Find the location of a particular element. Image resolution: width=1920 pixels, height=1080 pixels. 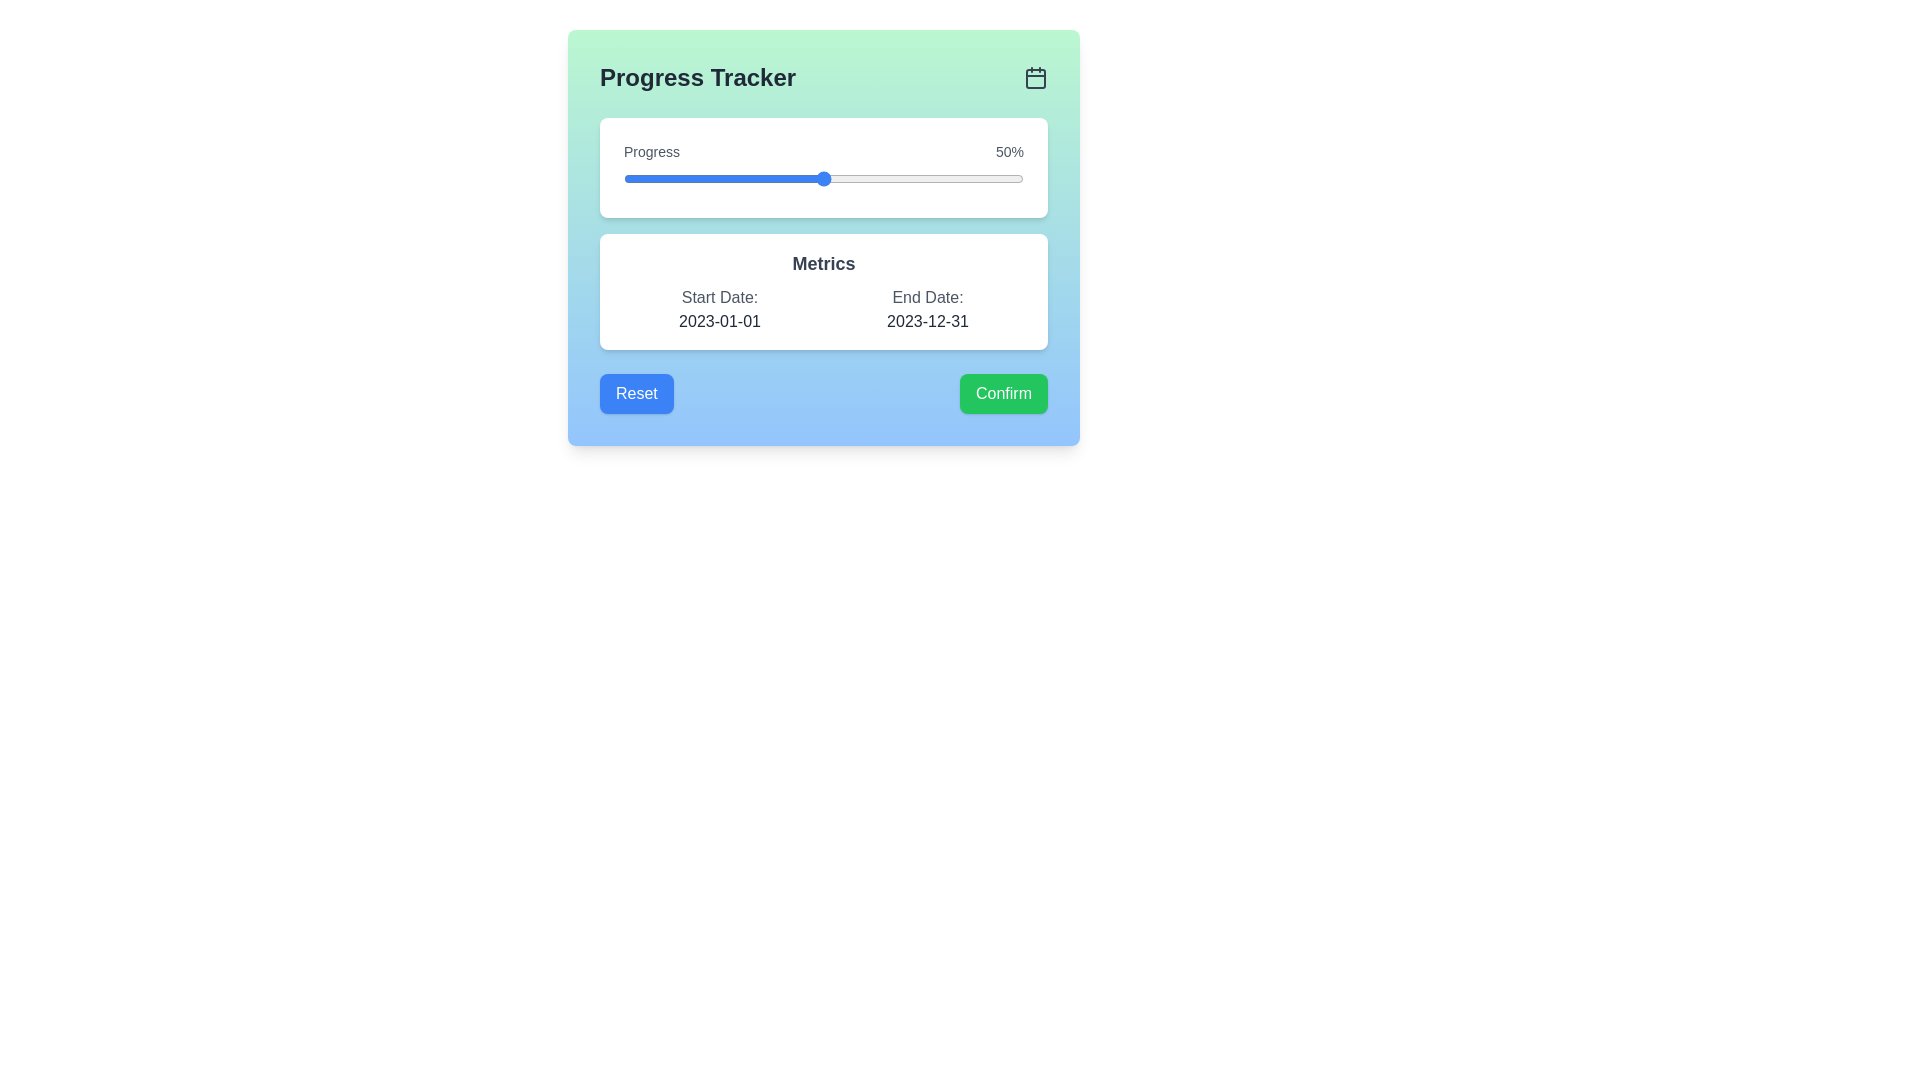

the progress is located at coordinates (939, 177).